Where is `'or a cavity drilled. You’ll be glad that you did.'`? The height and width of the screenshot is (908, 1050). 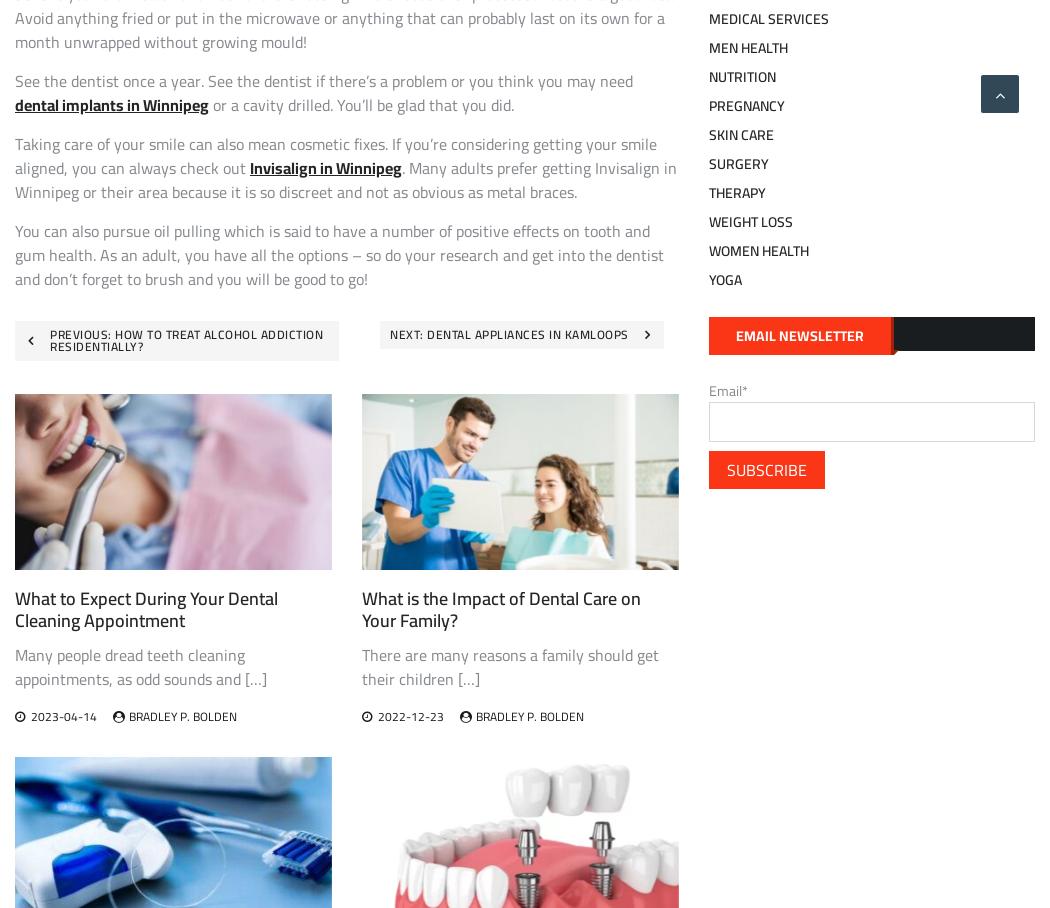 'or a cavity drilled. You’ll be glad that you did.' is located at coordinates (360, 103).